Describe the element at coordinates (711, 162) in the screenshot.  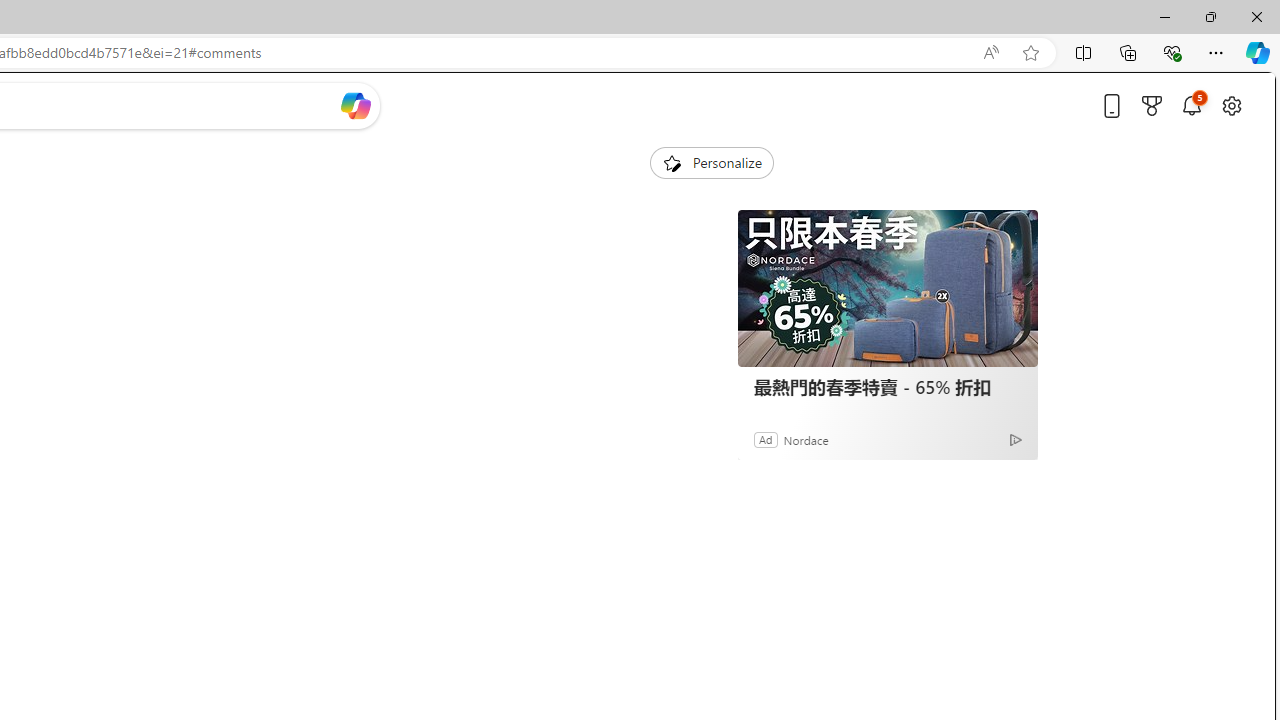
I see `'Personalize'` at that location.